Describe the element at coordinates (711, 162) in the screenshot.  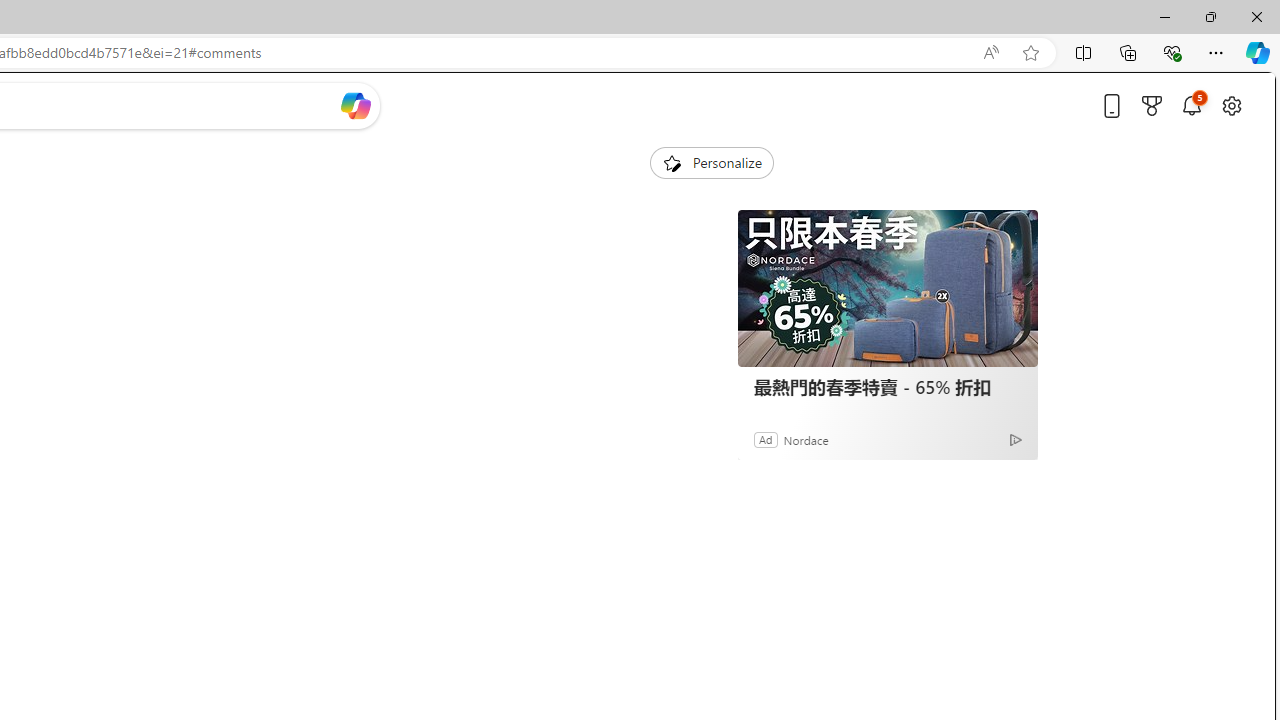
I see `'Personalize'` at that location.